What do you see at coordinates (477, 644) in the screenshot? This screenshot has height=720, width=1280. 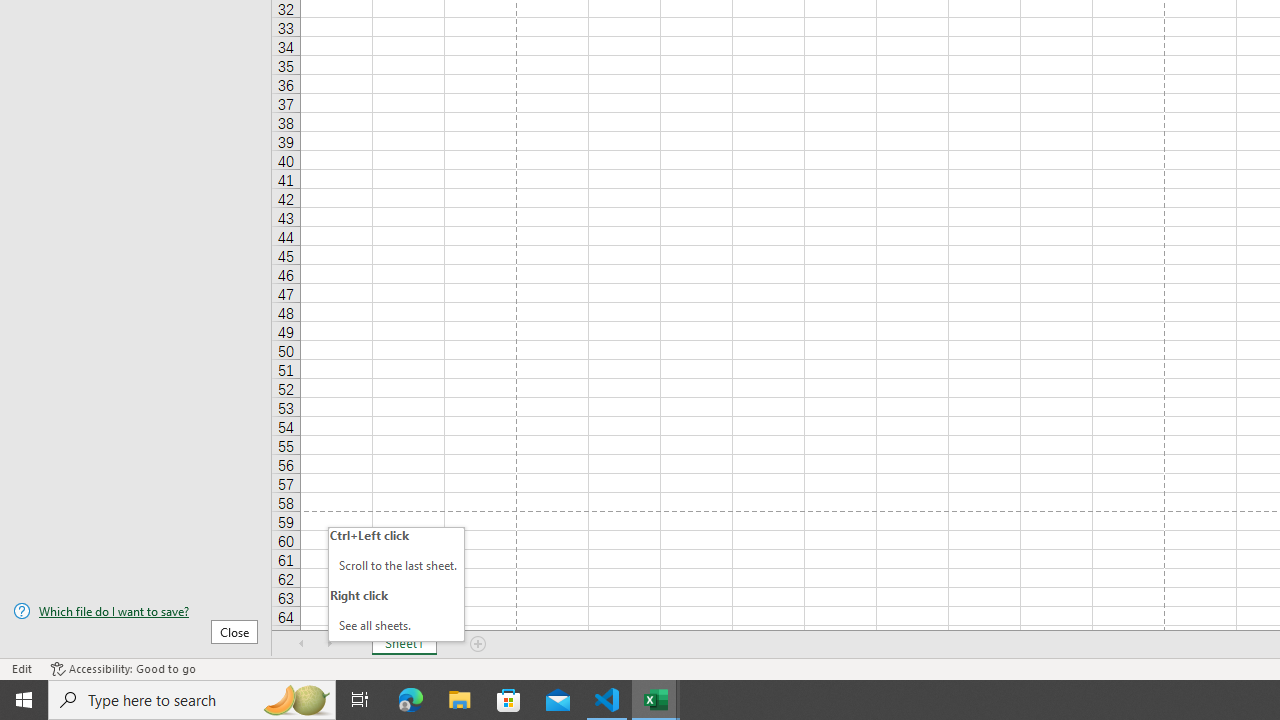 I see `'Add Sheet'` at bounding box center [477, 644].